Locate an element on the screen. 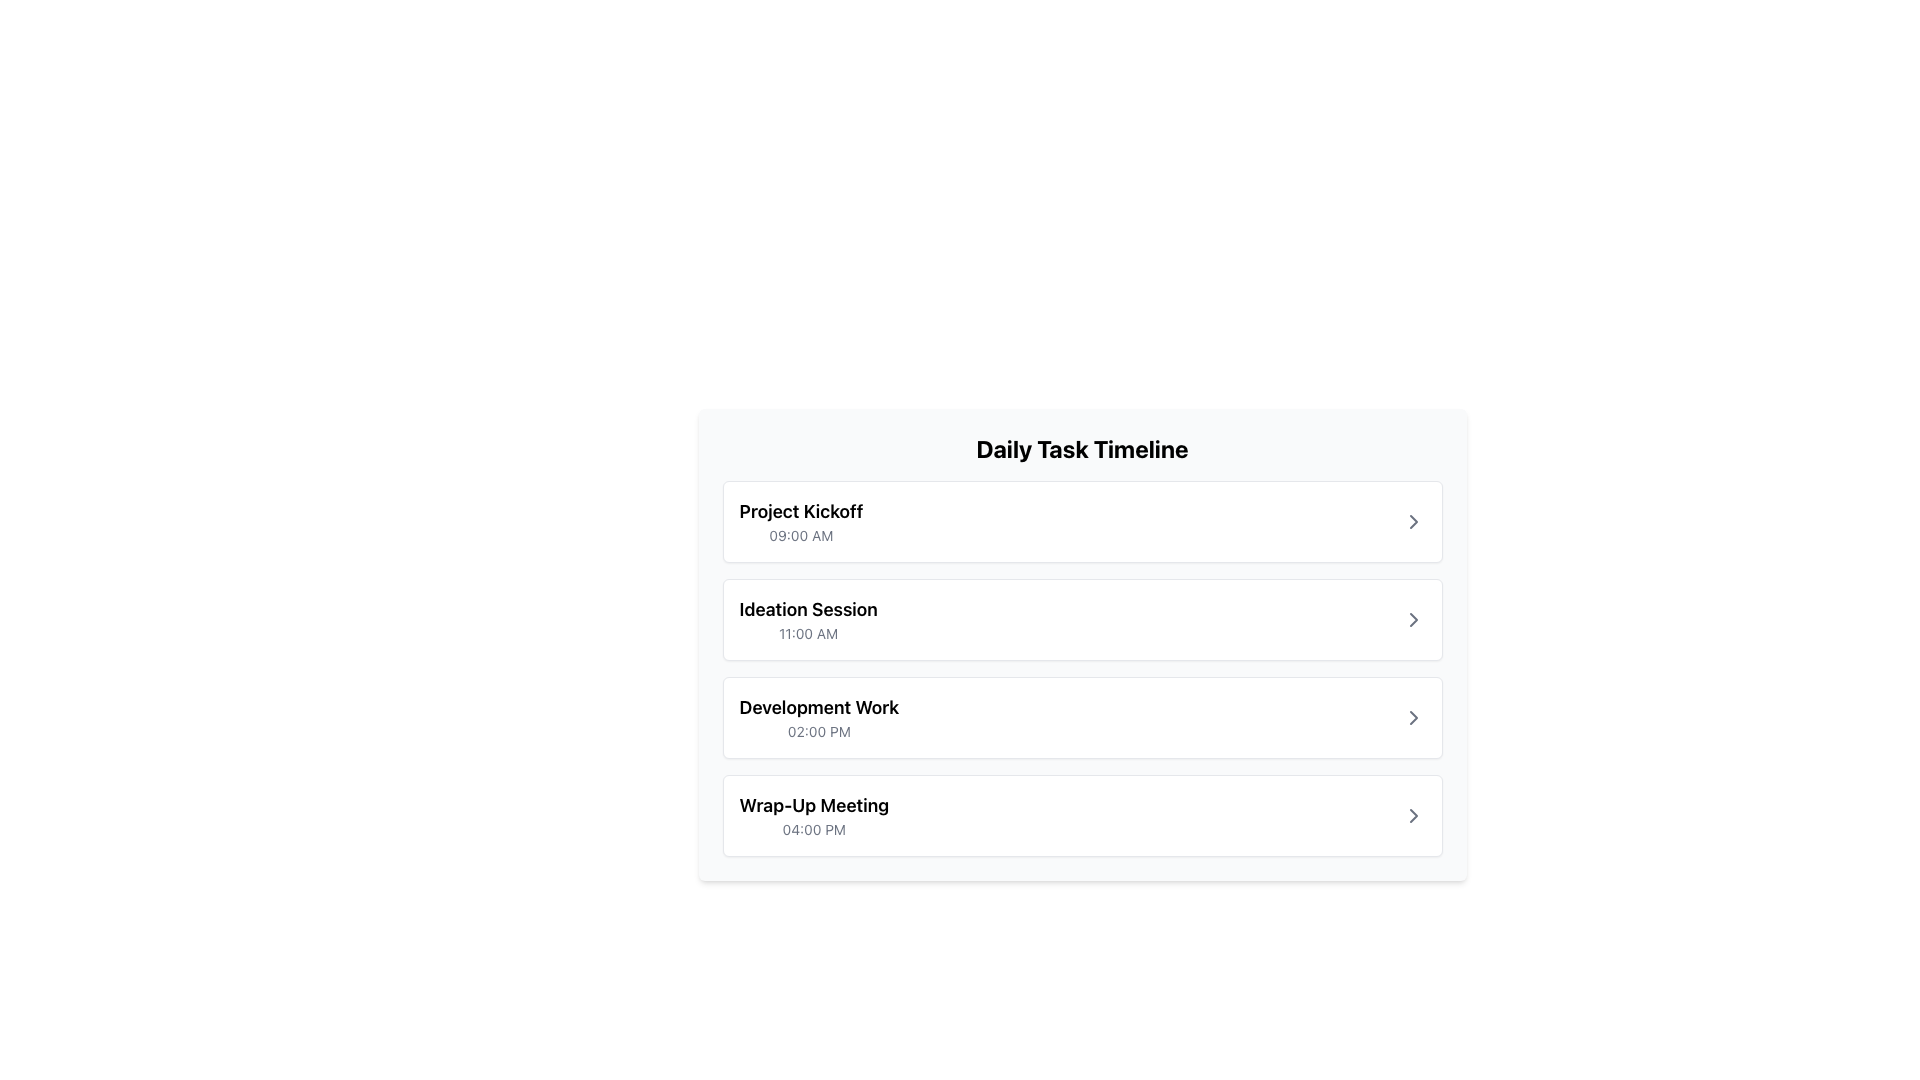  the second clickable card in the Daily Task Timeline, positioned below 'Project Kickoff' and above 'Development Work' is located at coordinates (1081, 619).